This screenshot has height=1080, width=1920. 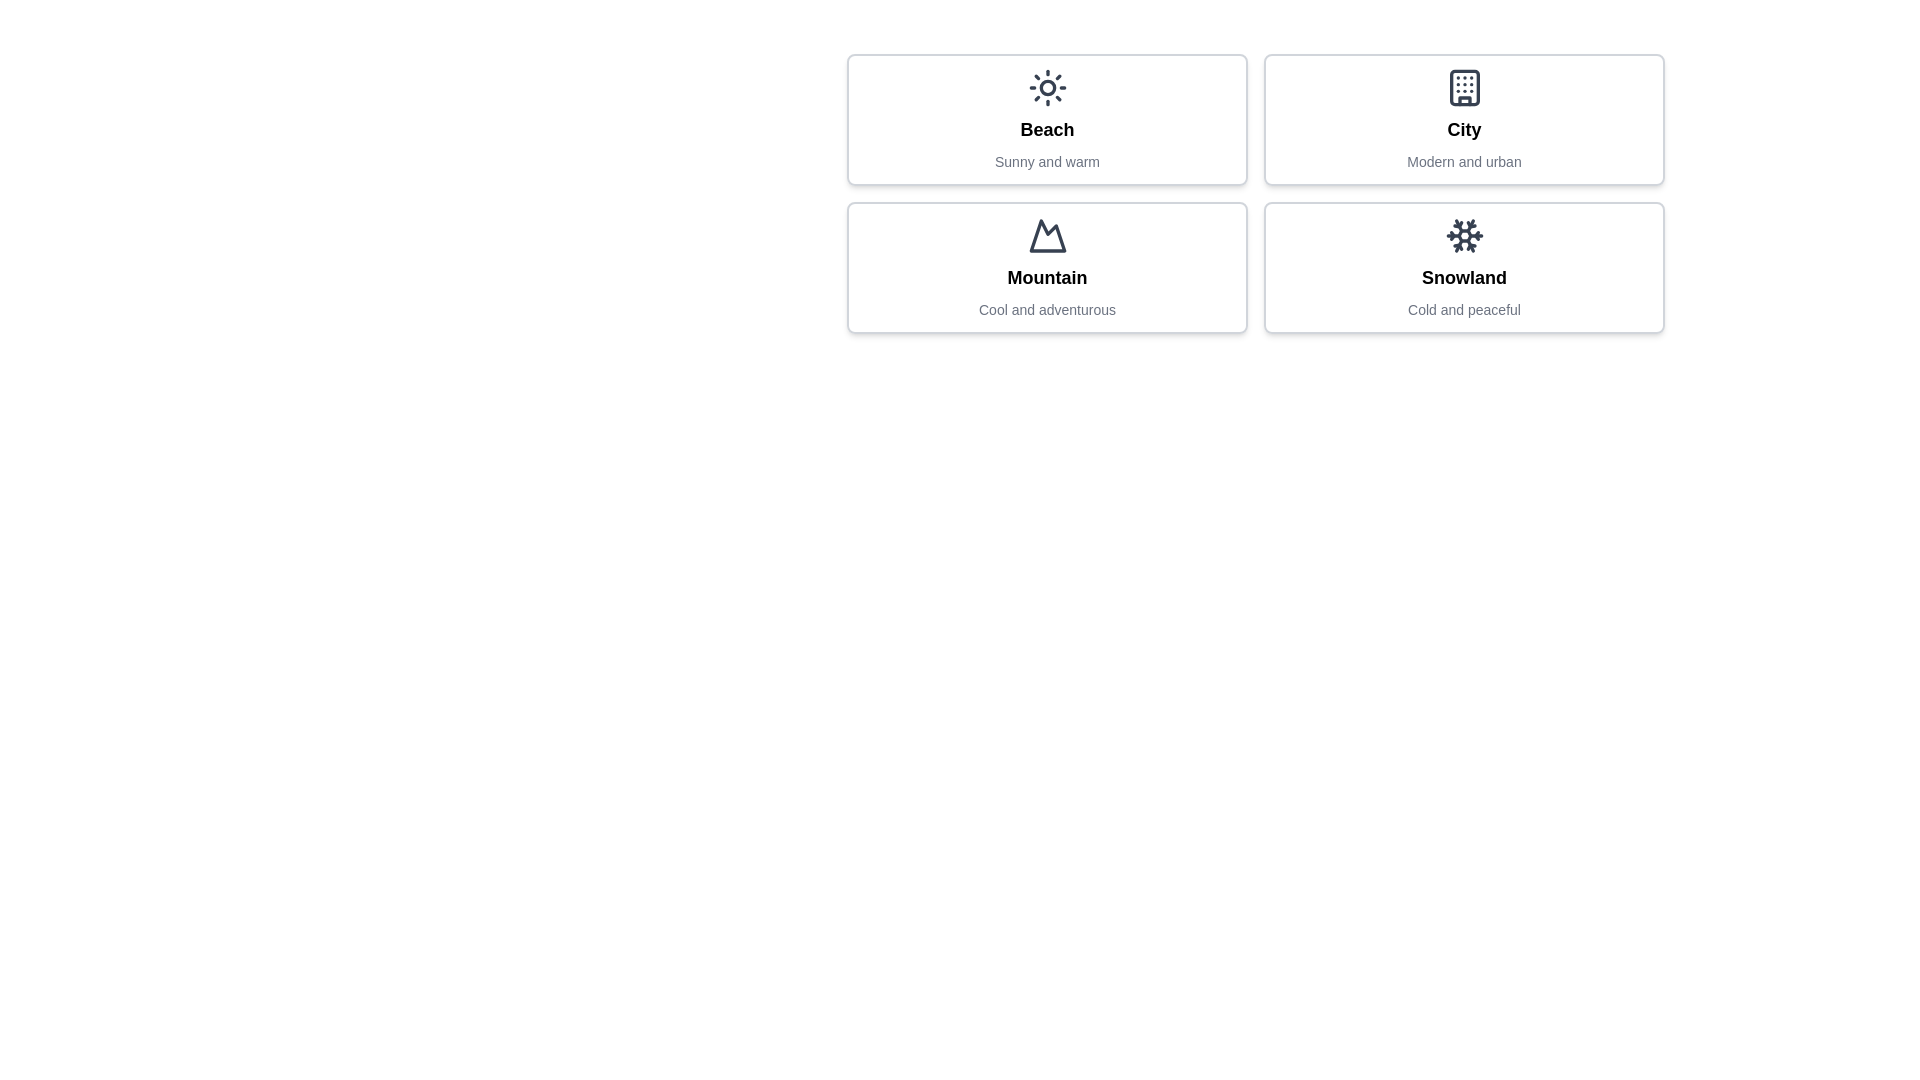 What do you see at coordinates (1046, 277) in the screenshot?
I see `text 'Mountain' displayed in a bold, large font style, which is centered underneath a mountain-shaped icon and above the text 'Cool and adventurous'. This element is part of the third card in a grid layout` at bounding box center [1046, 277].